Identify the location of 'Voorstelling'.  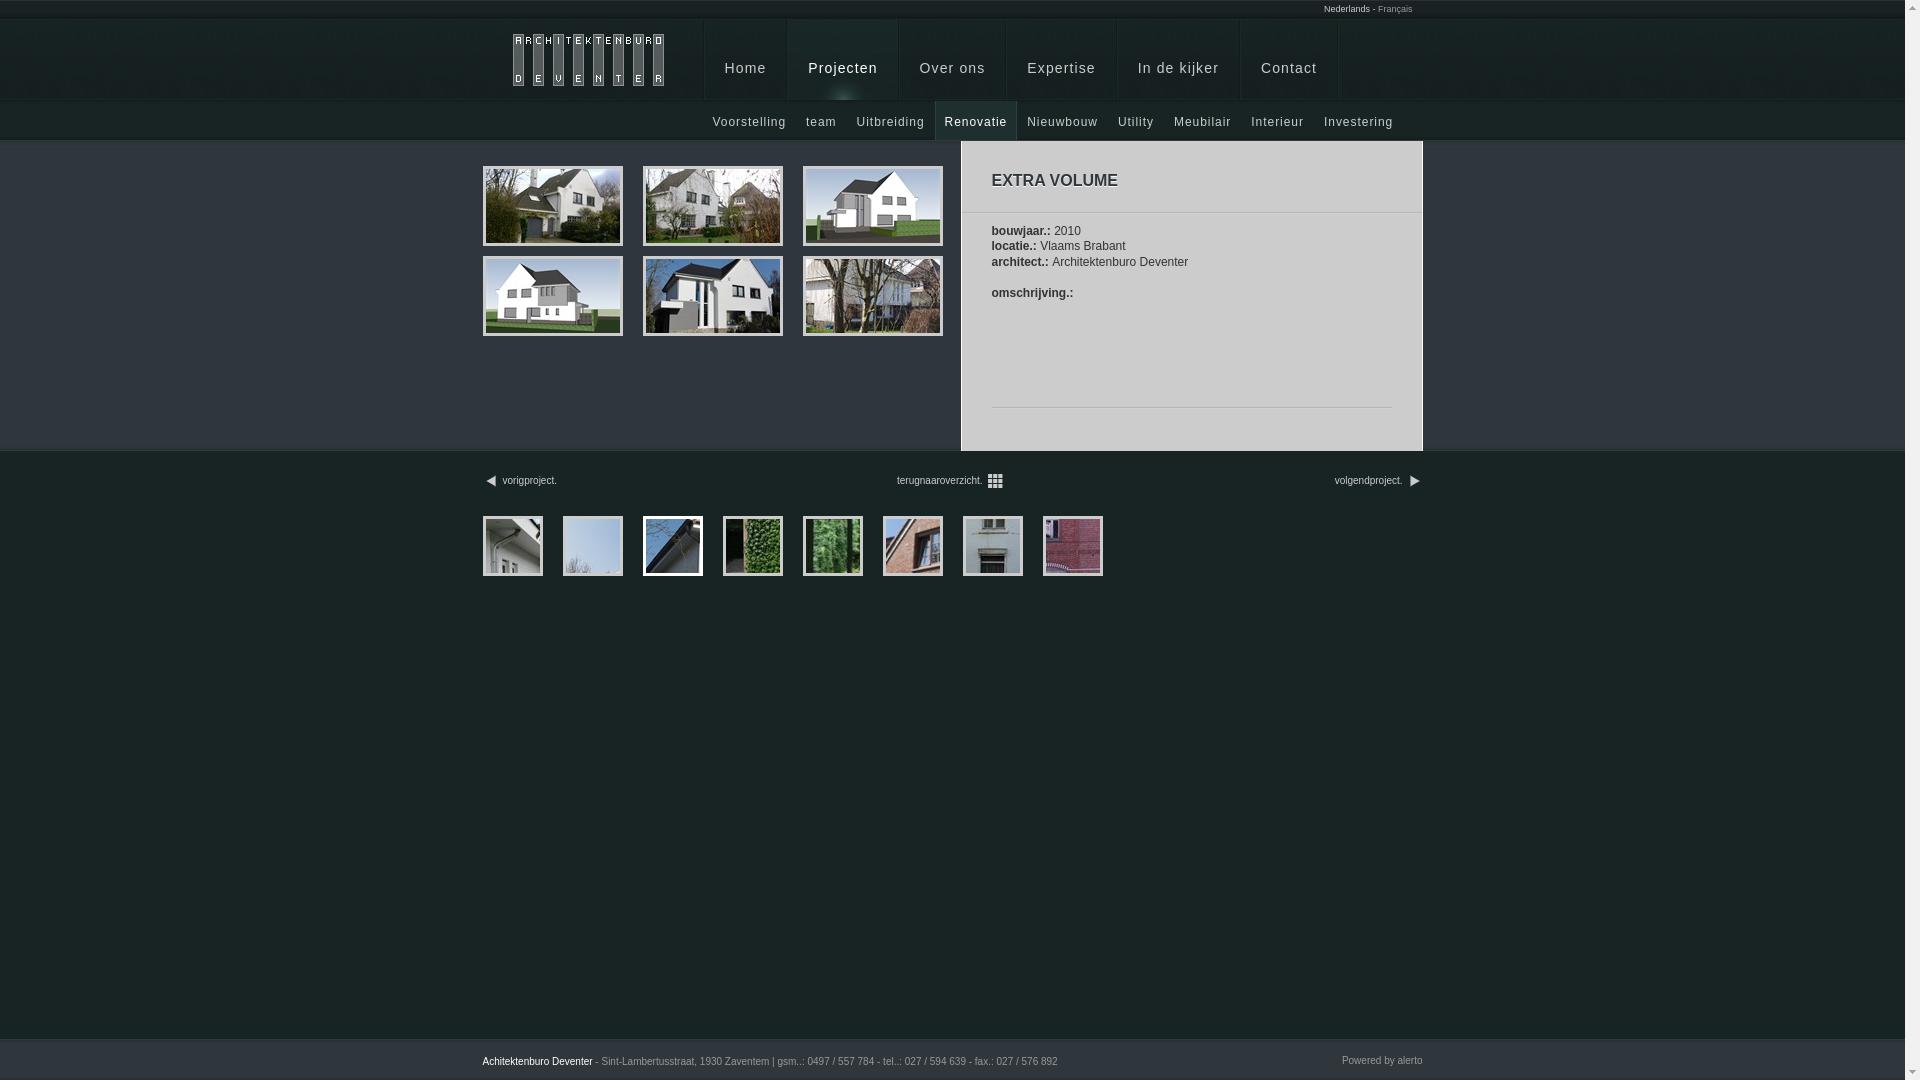
(701, 120).